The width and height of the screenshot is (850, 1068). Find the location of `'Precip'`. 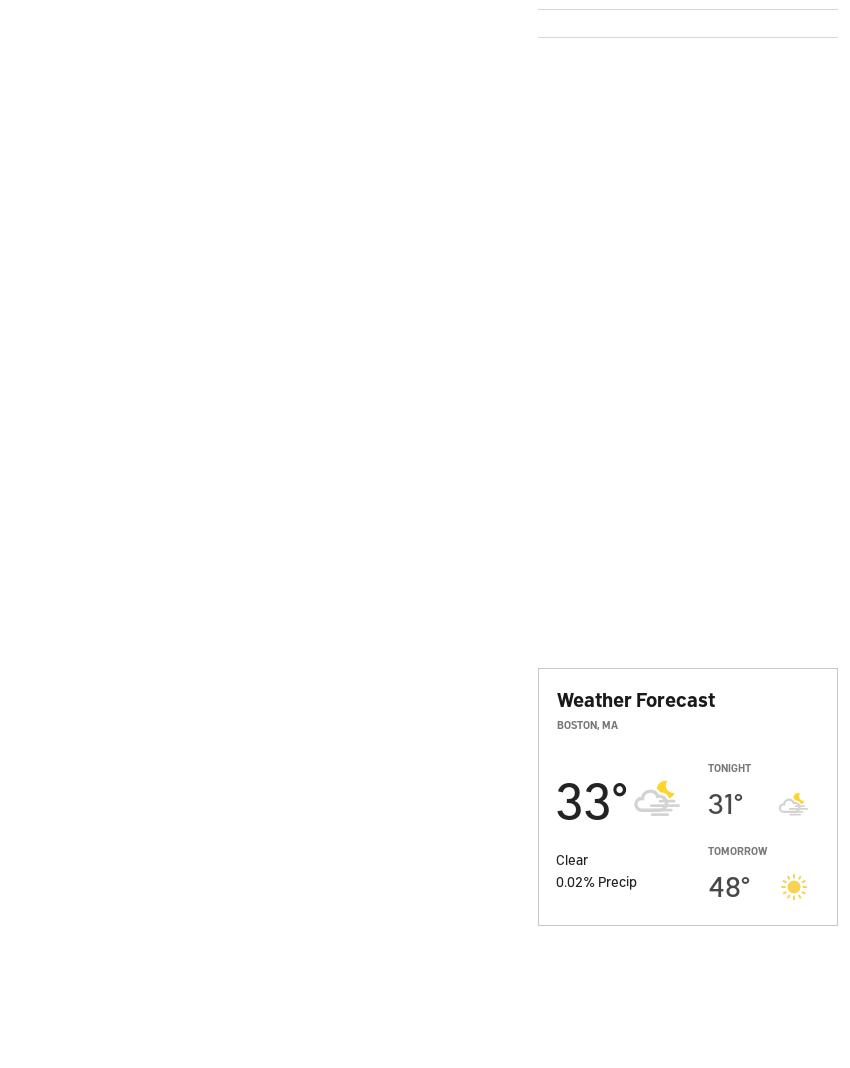

'Precip' is located at coordinates (616, 879).